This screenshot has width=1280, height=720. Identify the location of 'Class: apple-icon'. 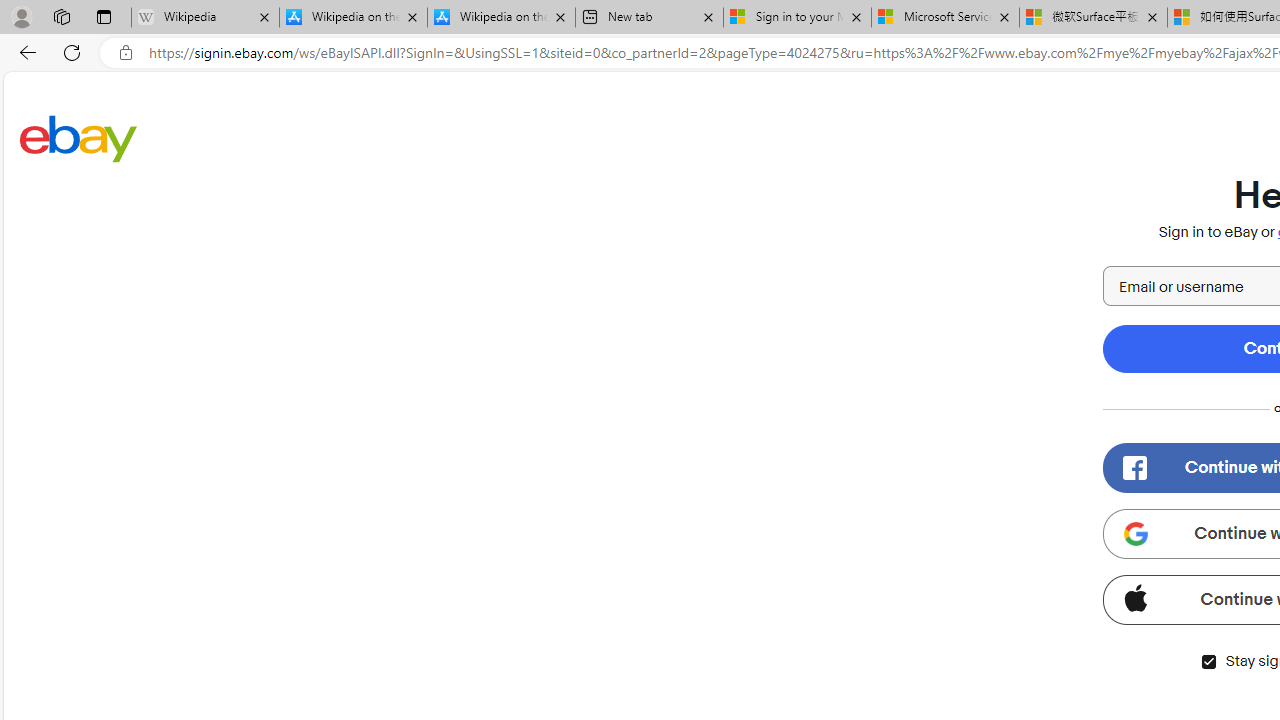
(1135, 596).